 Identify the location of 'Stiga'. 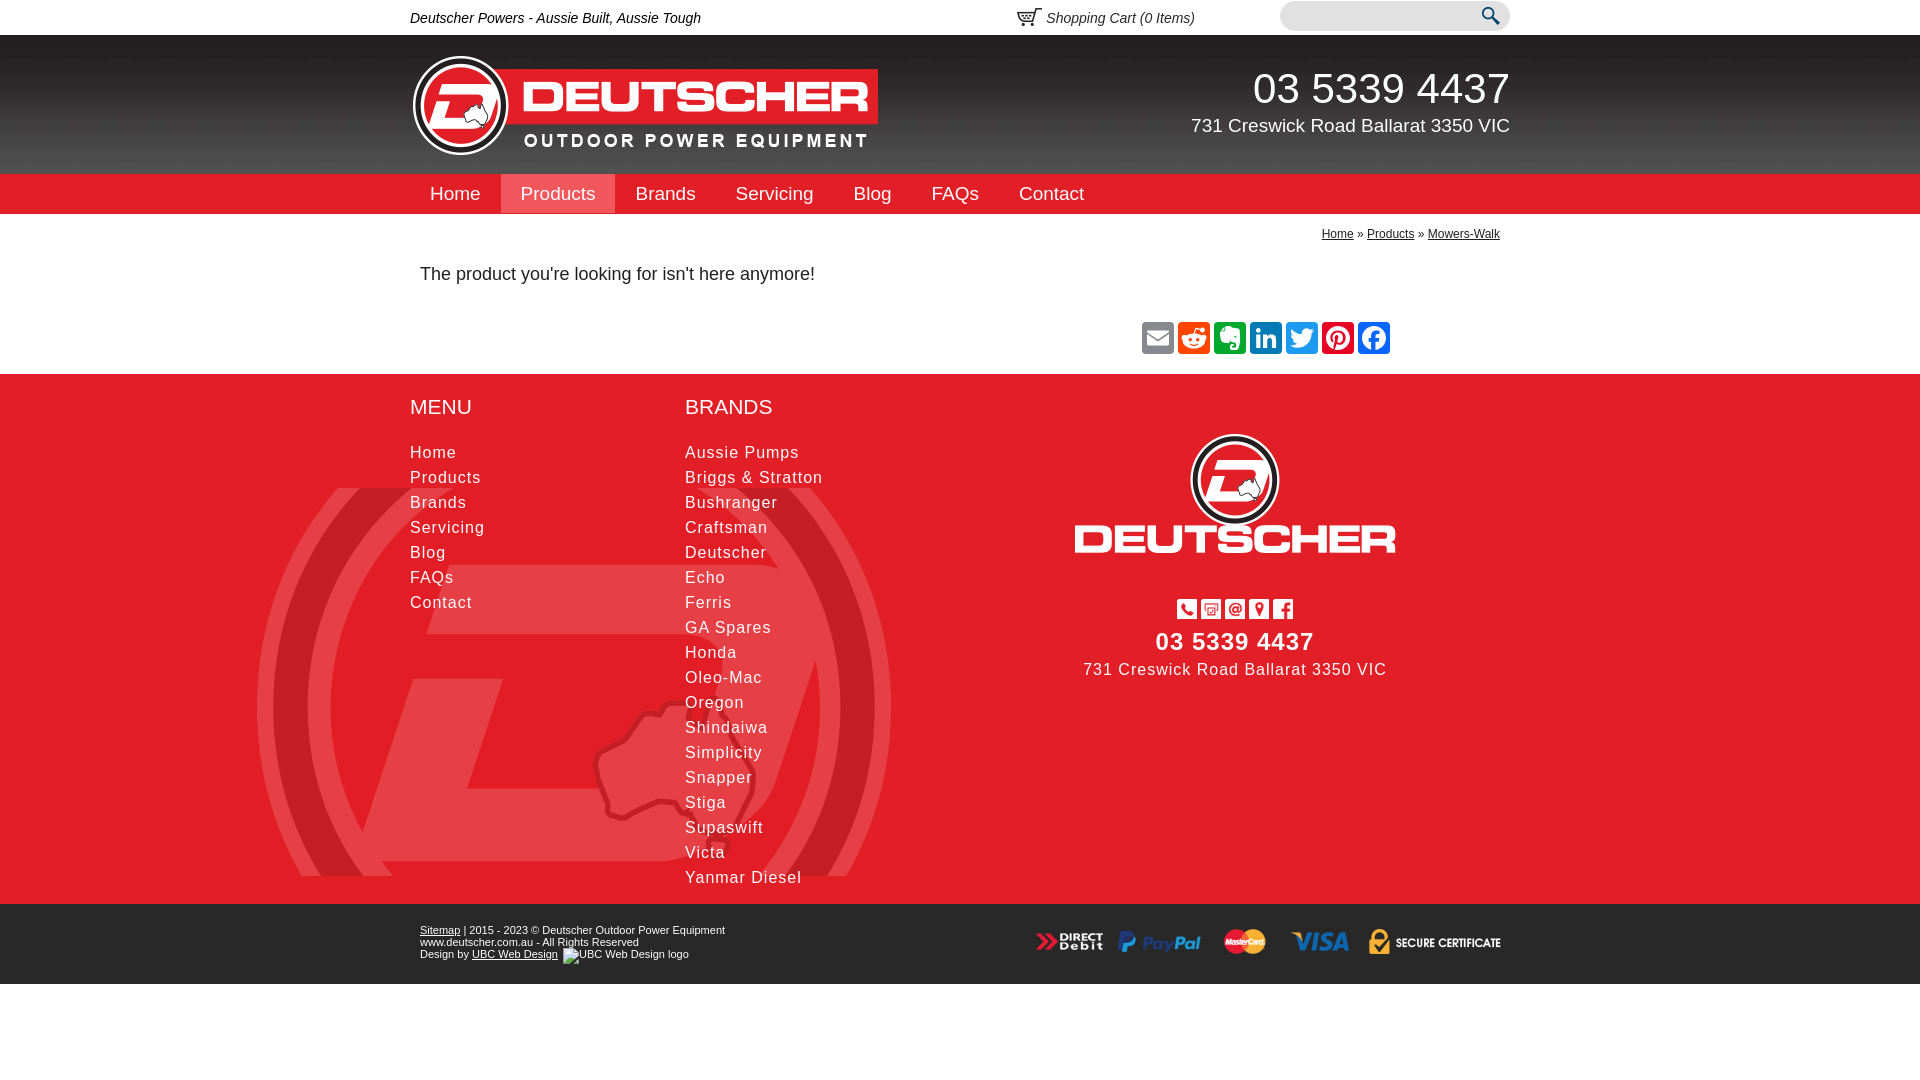
(685, 801).